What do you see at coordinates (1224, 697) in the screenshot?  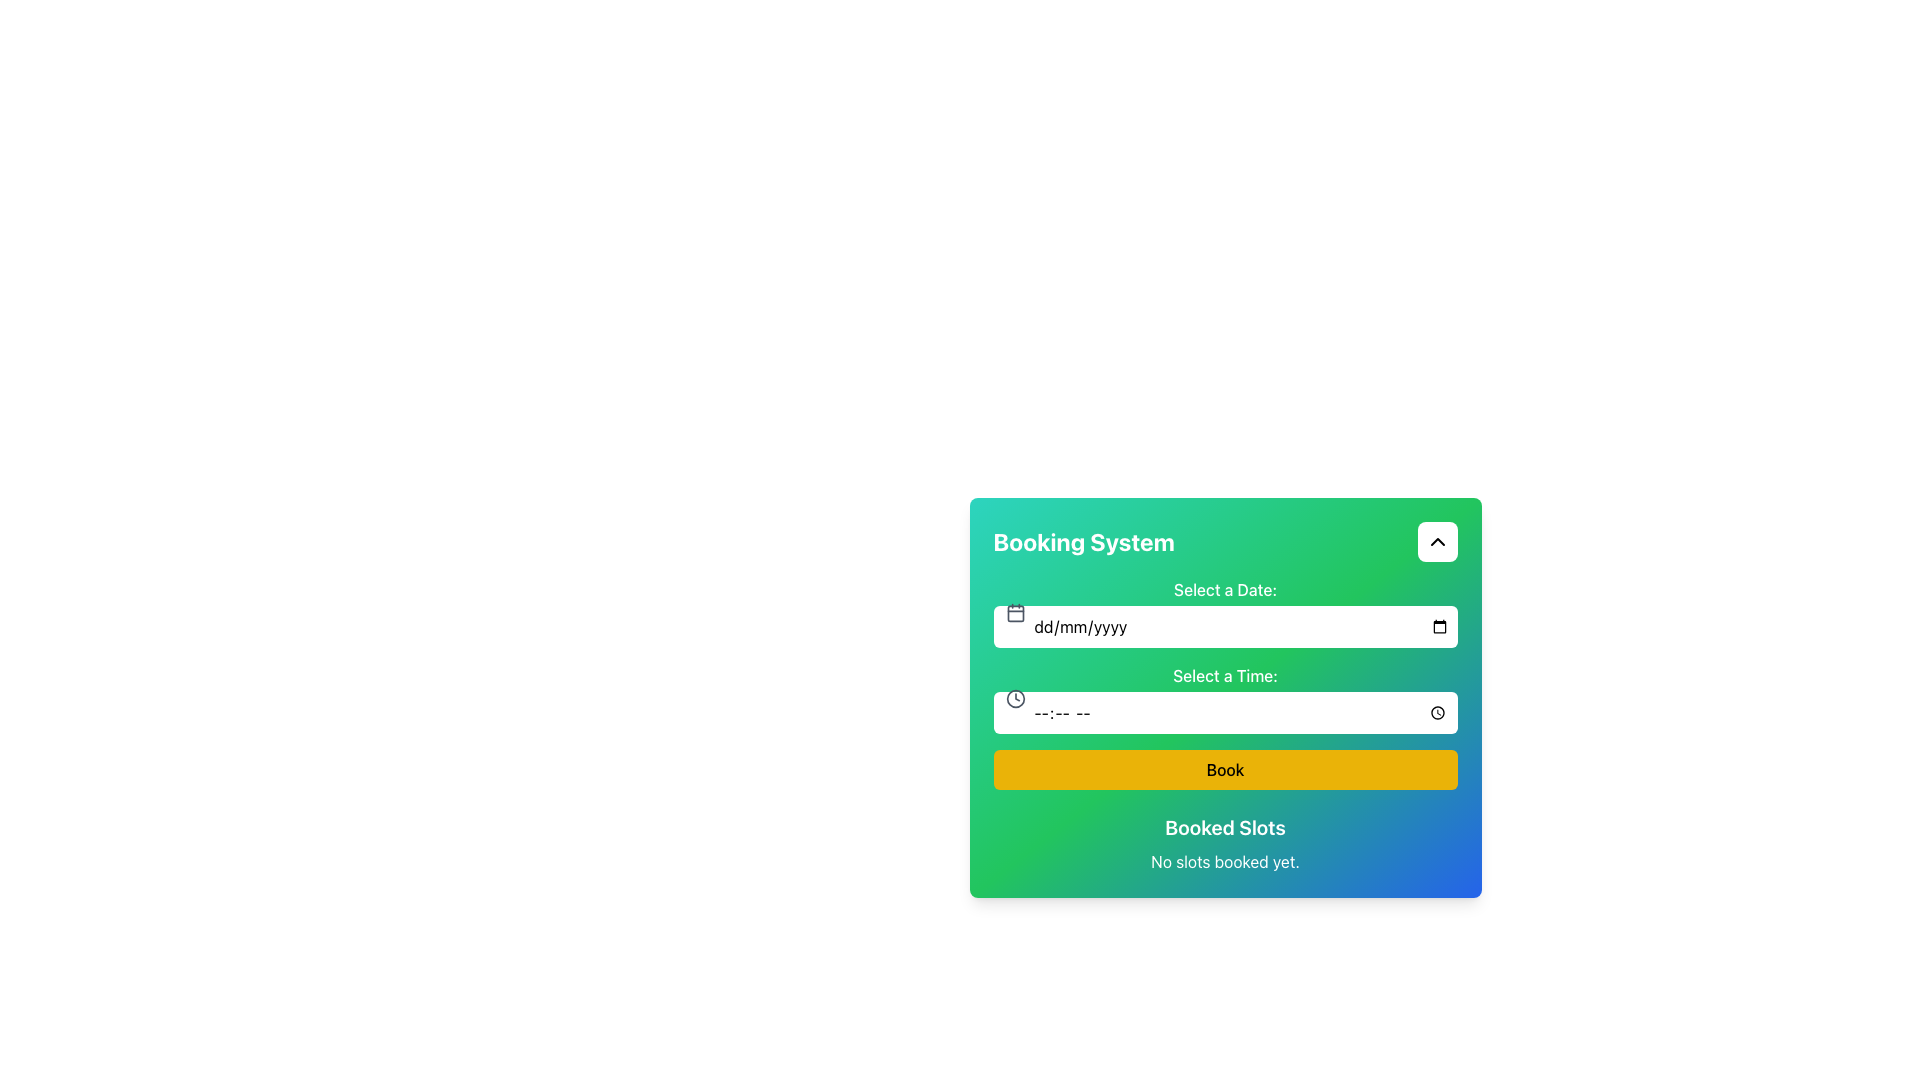 I see `a time from the dropdown menu of the Time-selection input field located under the 'Select a Date:' input field in the 'Booking System' interface` at bounding box center [1224, 697].